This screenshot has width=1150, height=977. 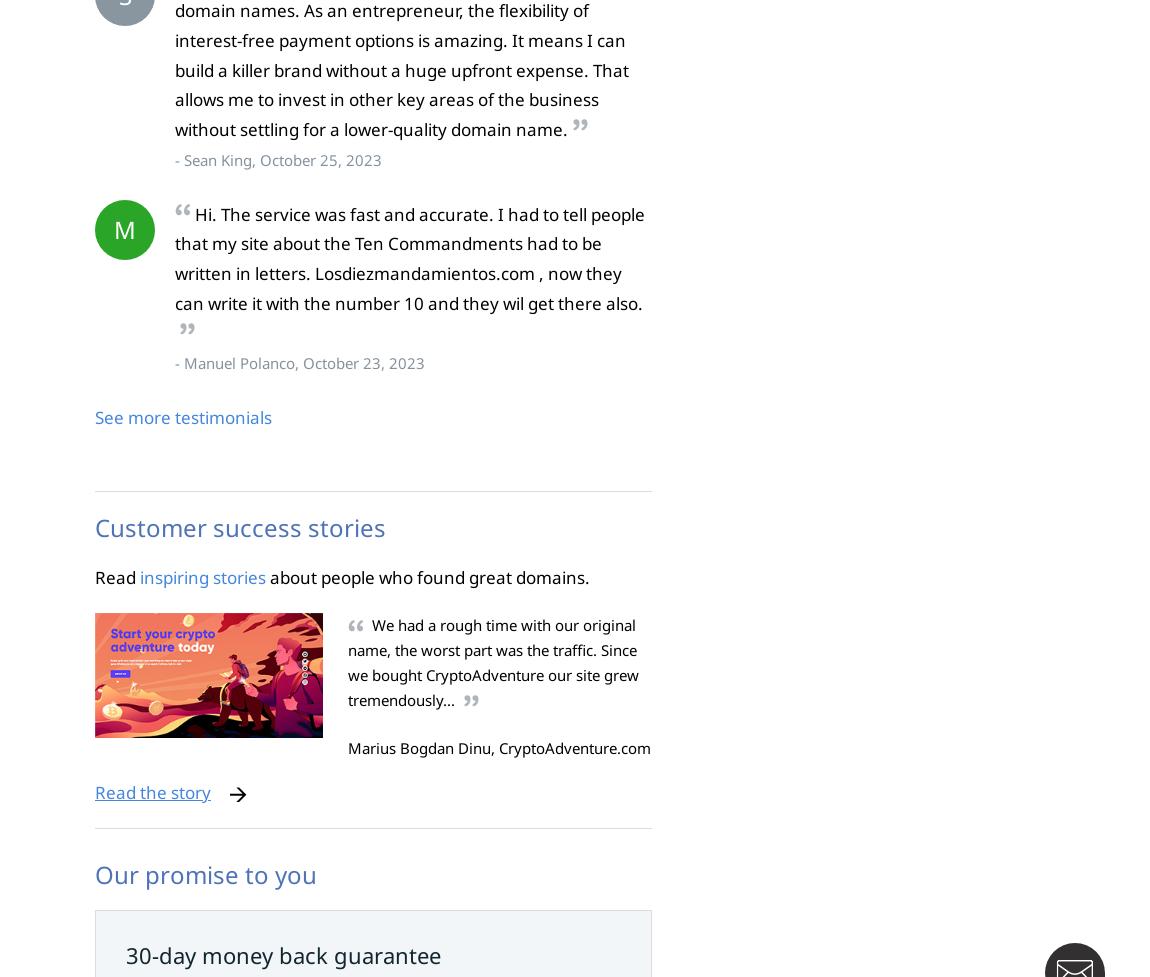 I want to click on 'M', so click(x=112, y=227).